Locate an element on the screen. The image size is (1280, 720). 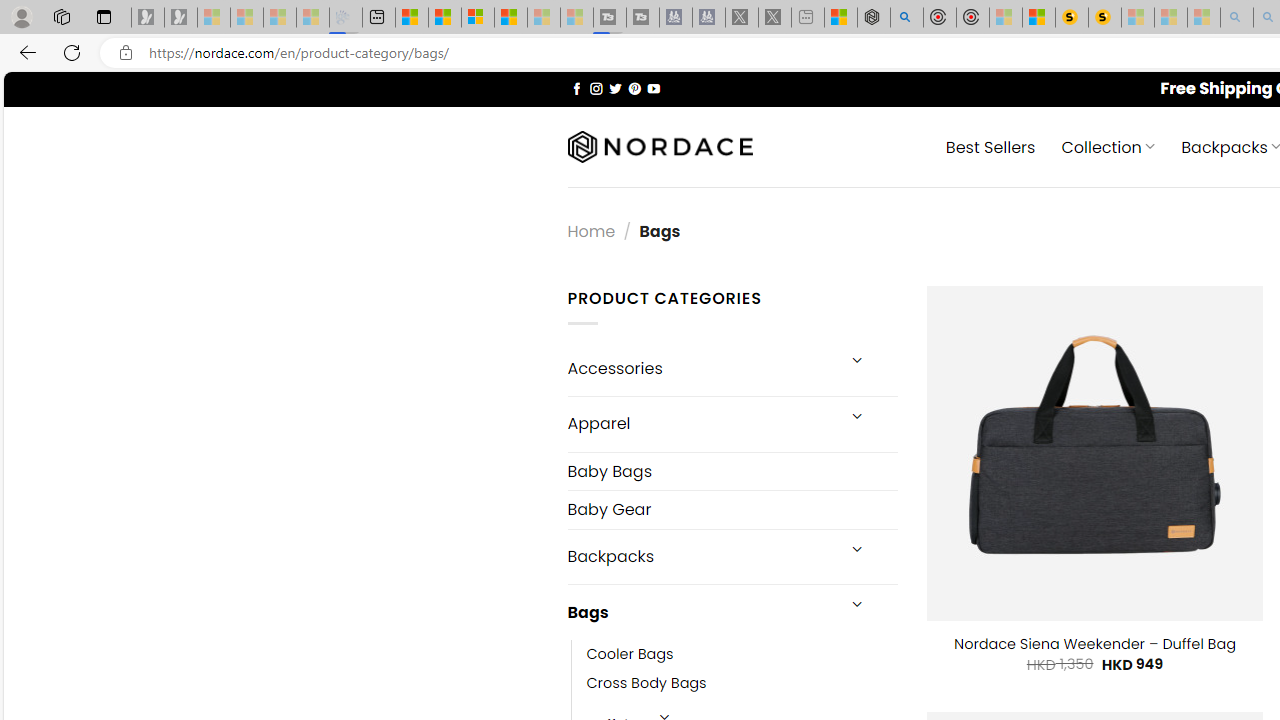
' Best Sellers' is located at coordinates (990, 145).